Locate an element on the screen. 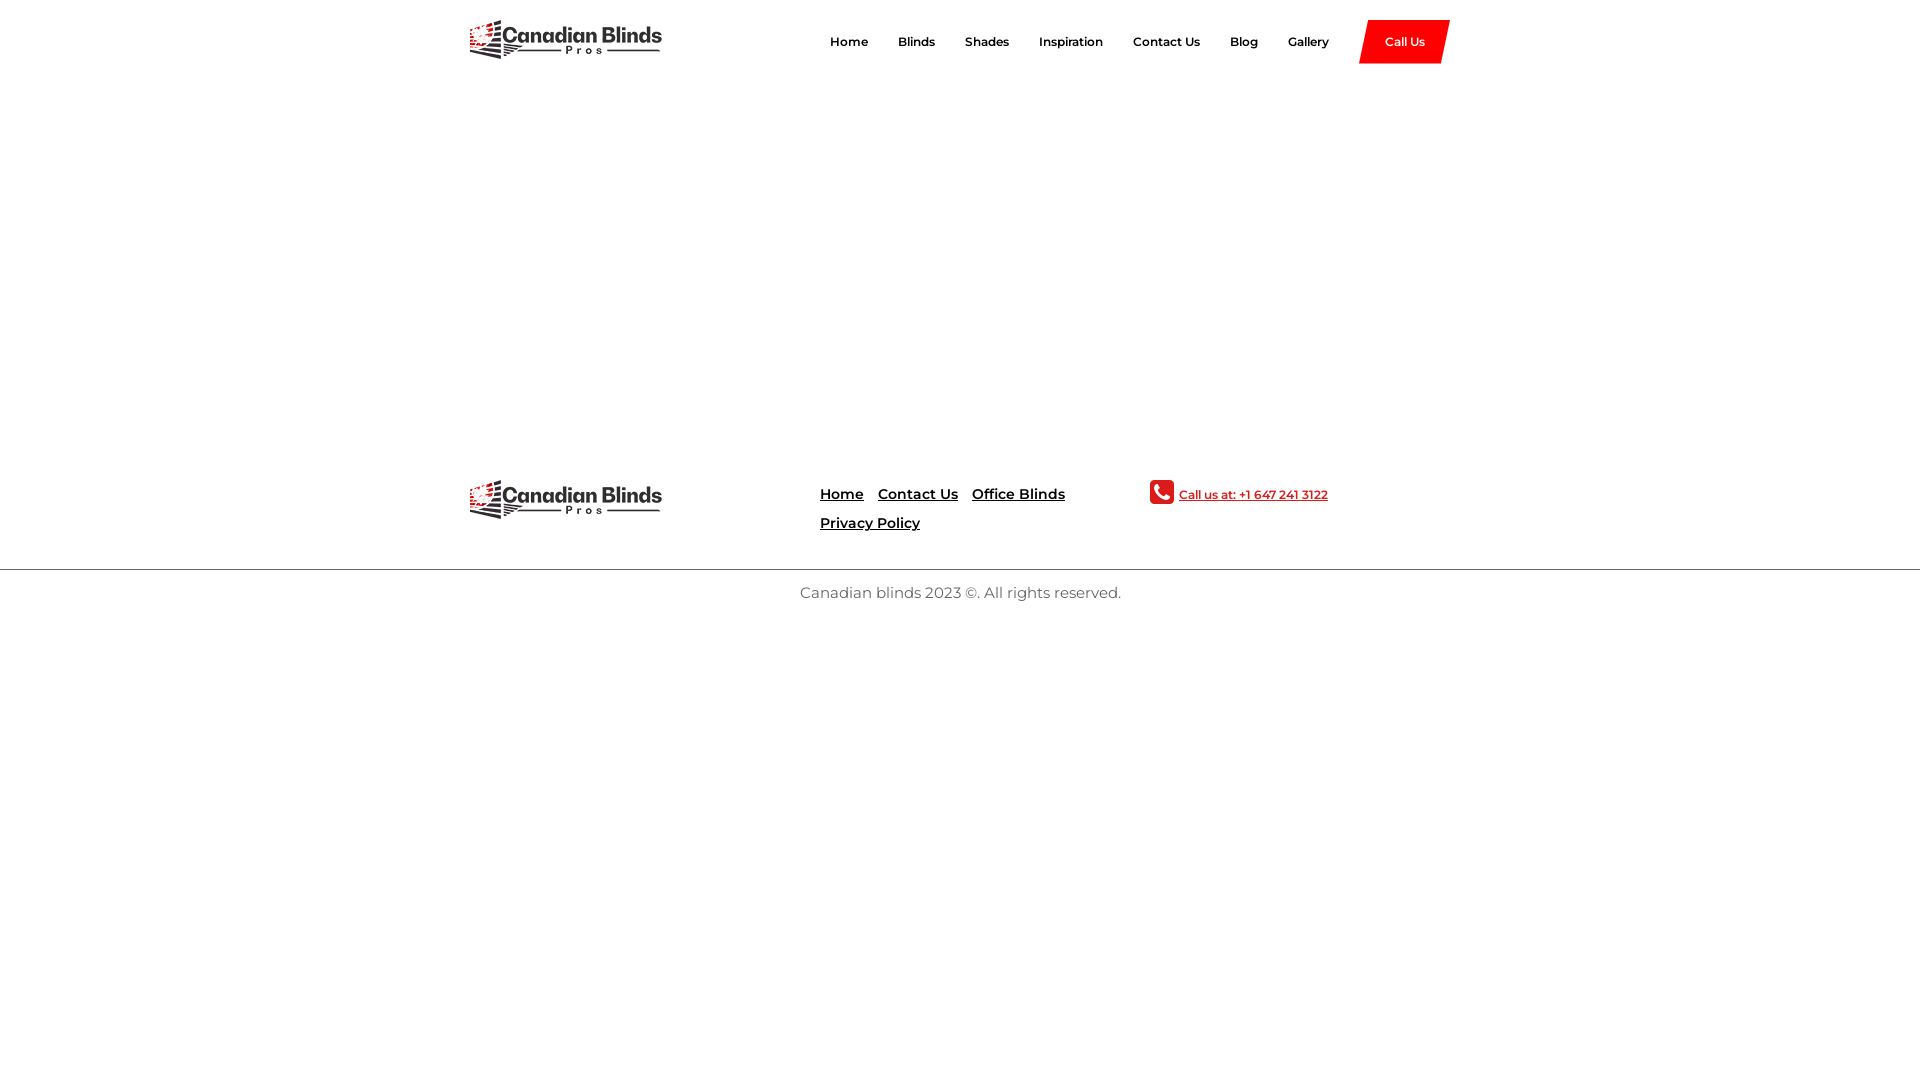 This screenshot has width=1920, height=1080. 'Blog' is located at coordinates (1200, 42).